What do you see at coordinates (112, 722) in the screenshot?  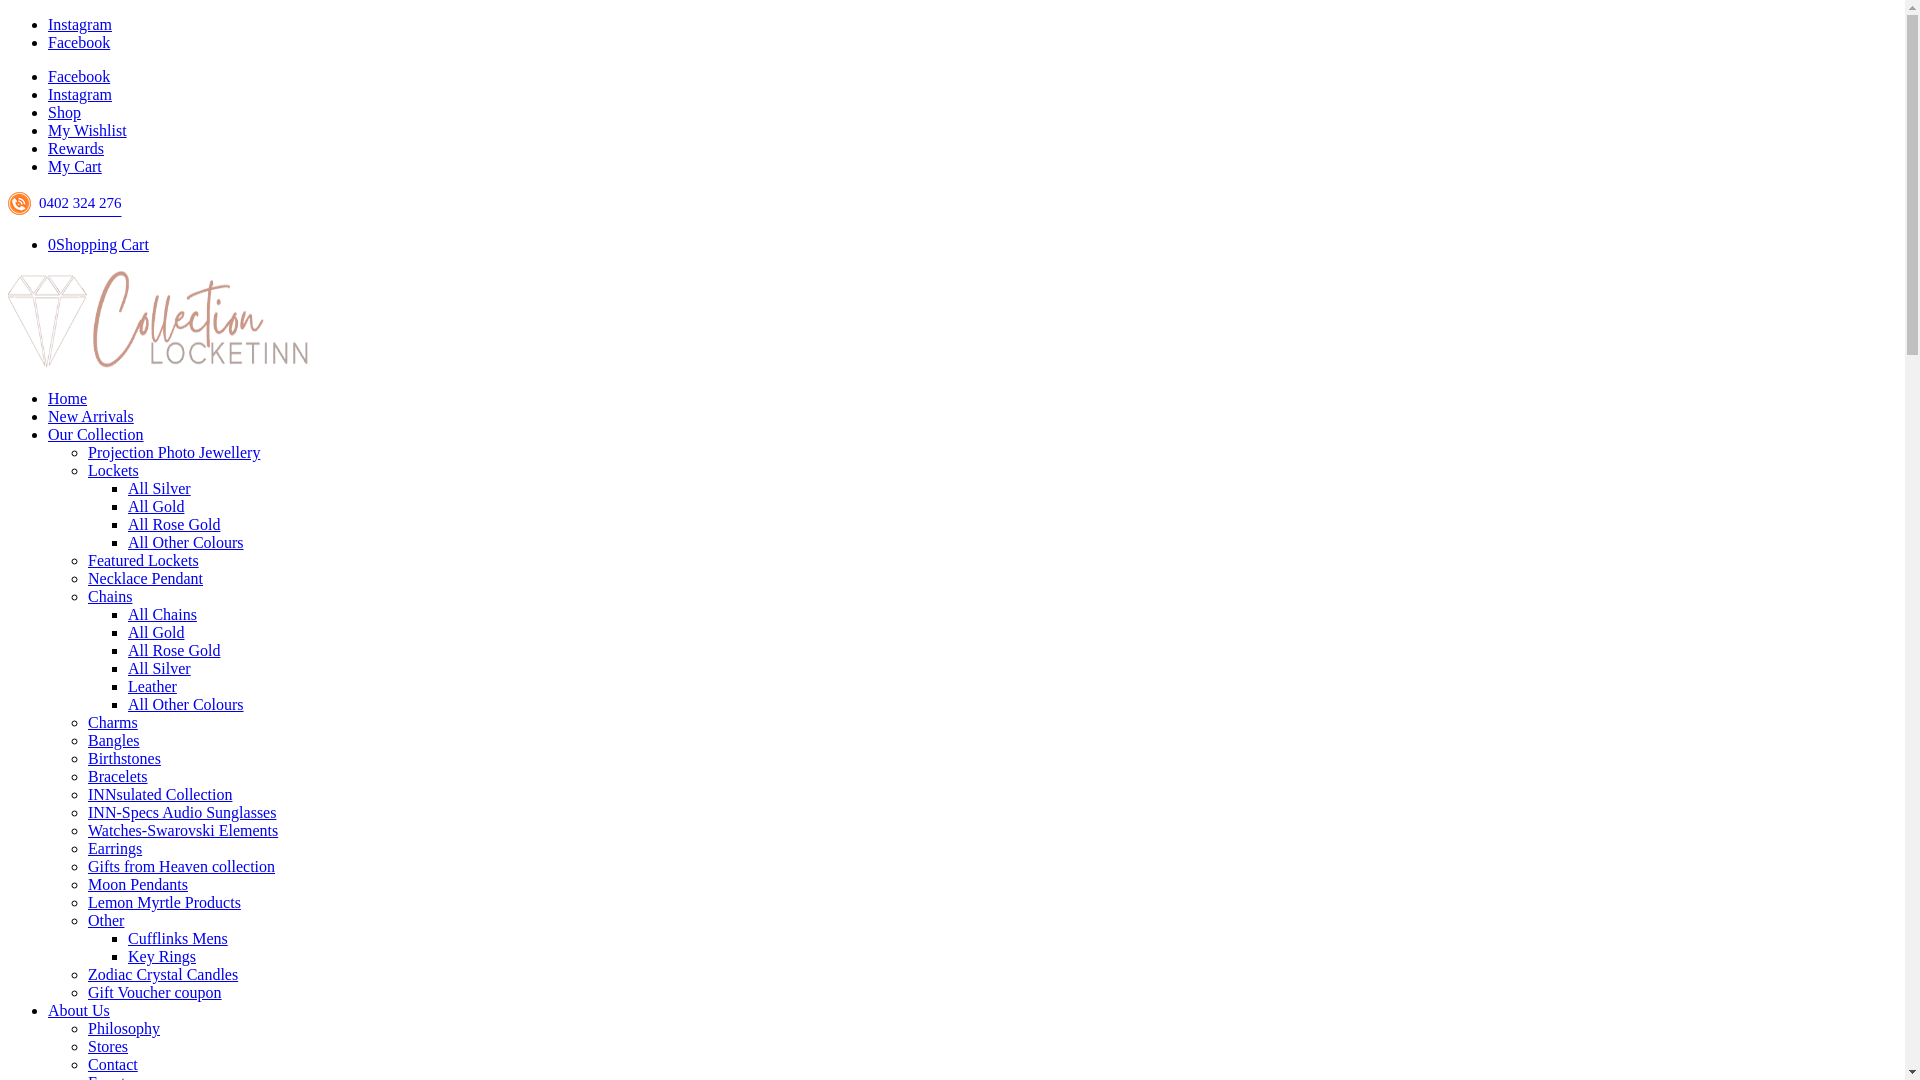 I see `'Charms'` at bounding box center [112, 722].